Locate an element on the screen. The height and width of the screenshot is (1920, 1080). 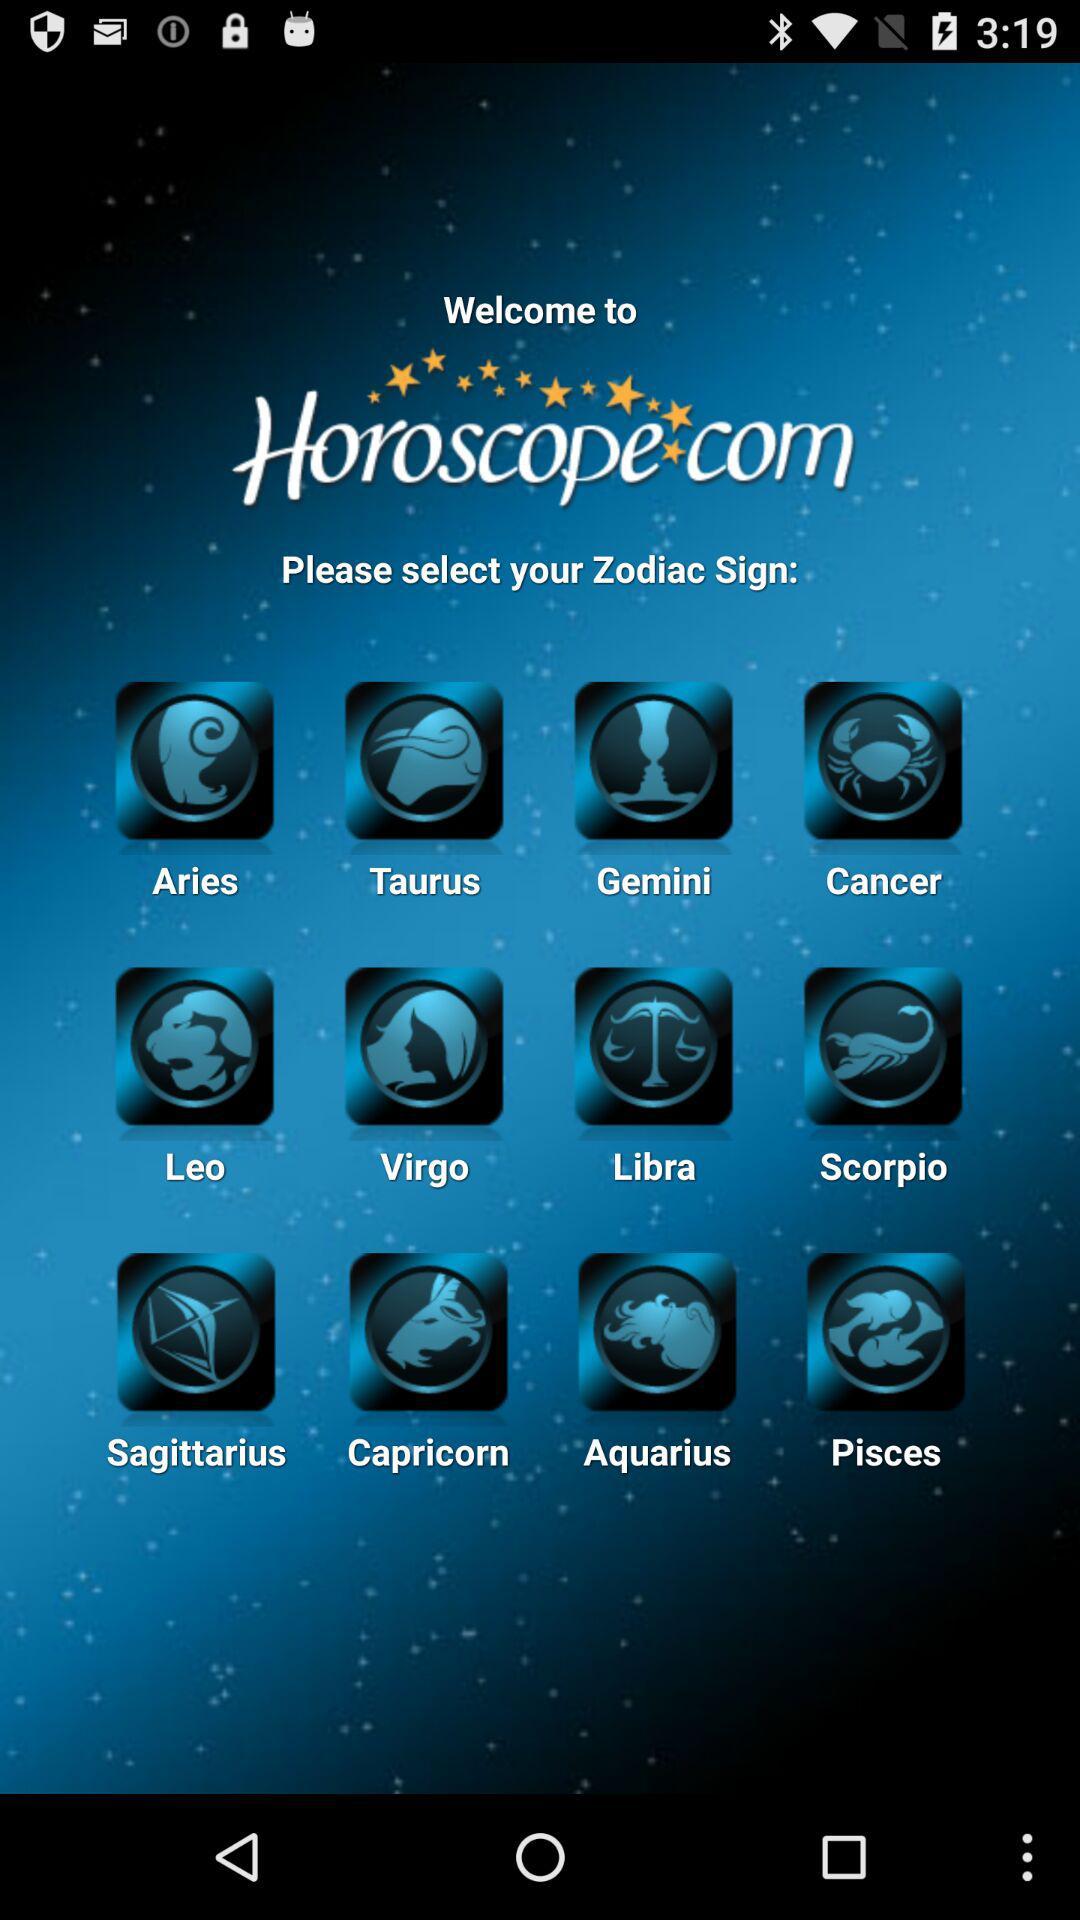
libra is located at coordinates (653, 1042).